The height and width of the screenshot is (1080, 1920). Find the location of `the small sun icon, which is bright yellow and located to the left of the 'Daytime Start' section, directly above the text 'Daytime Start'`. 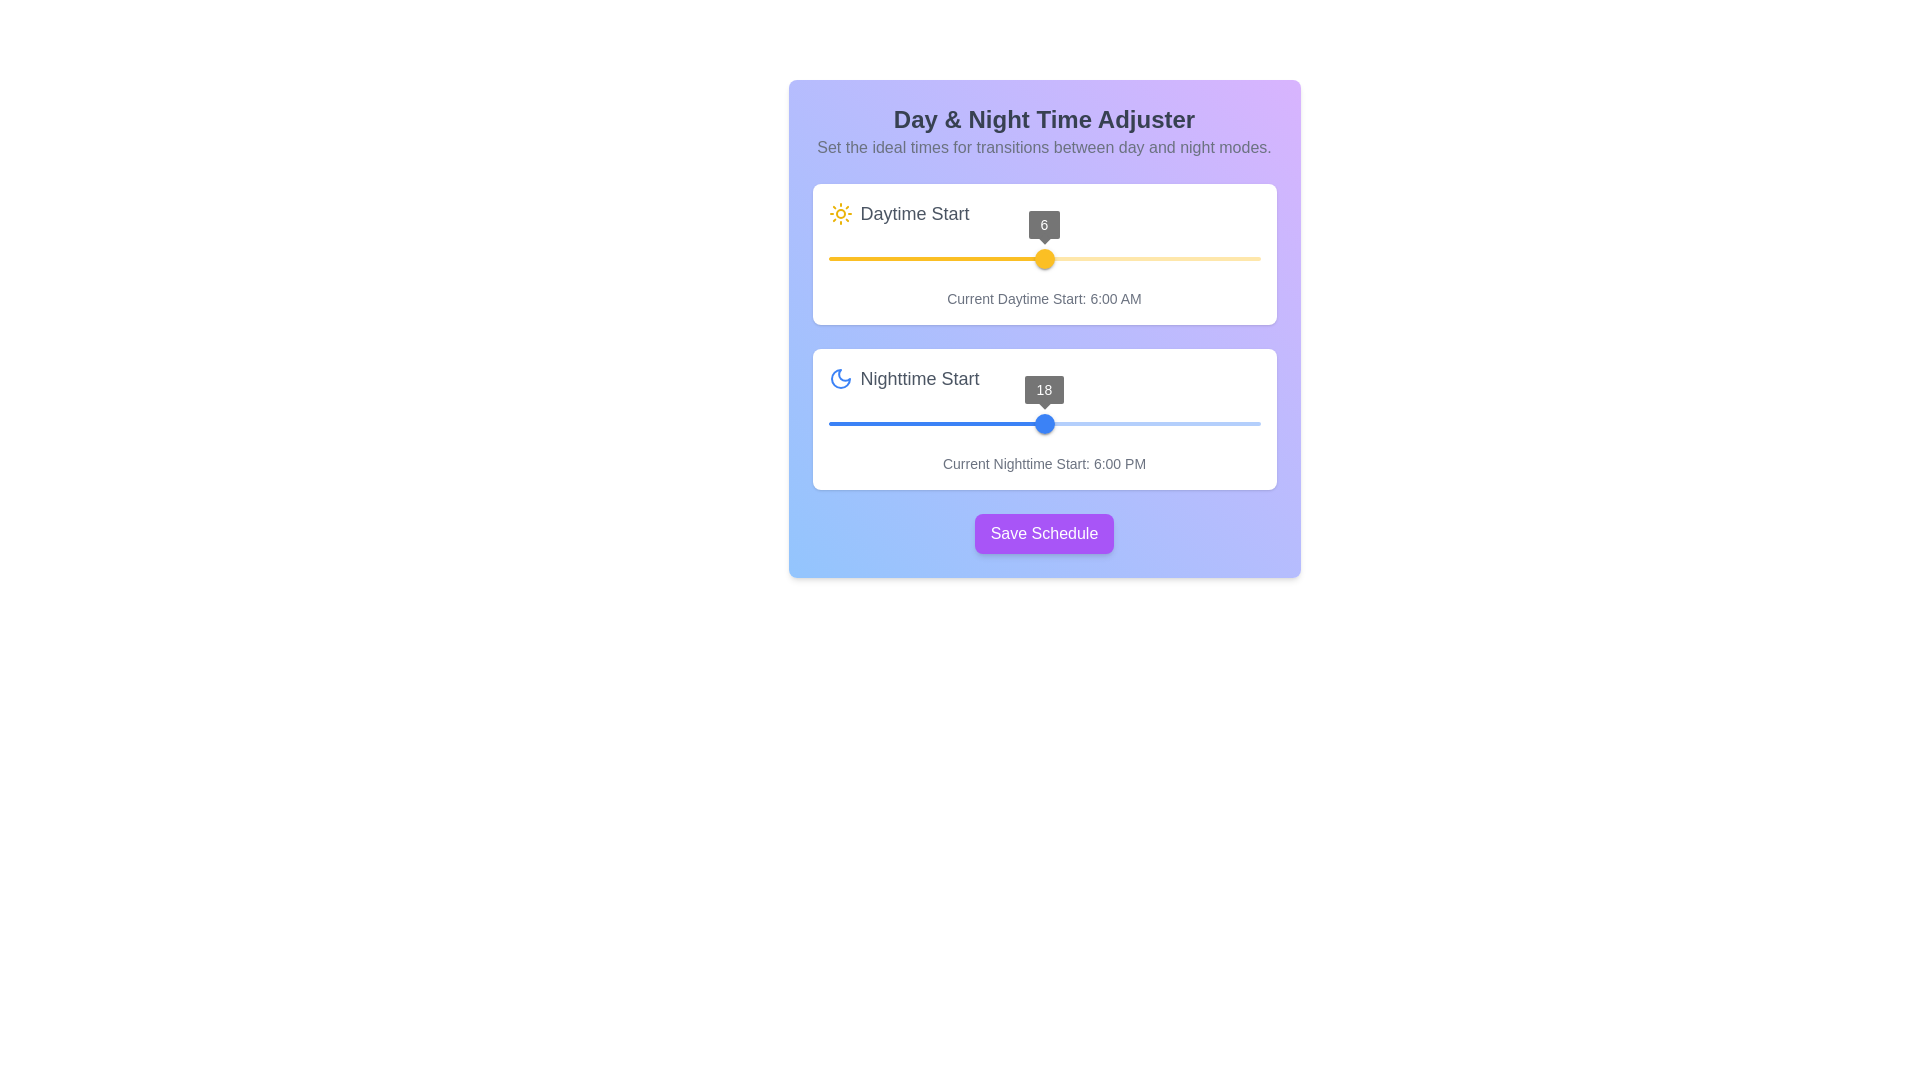

the small sun icon, which is bright yellow and located to the left of the 'Daytime Start' section, directly above the text 'Daytime Start' is located at coordinates (840, 213).